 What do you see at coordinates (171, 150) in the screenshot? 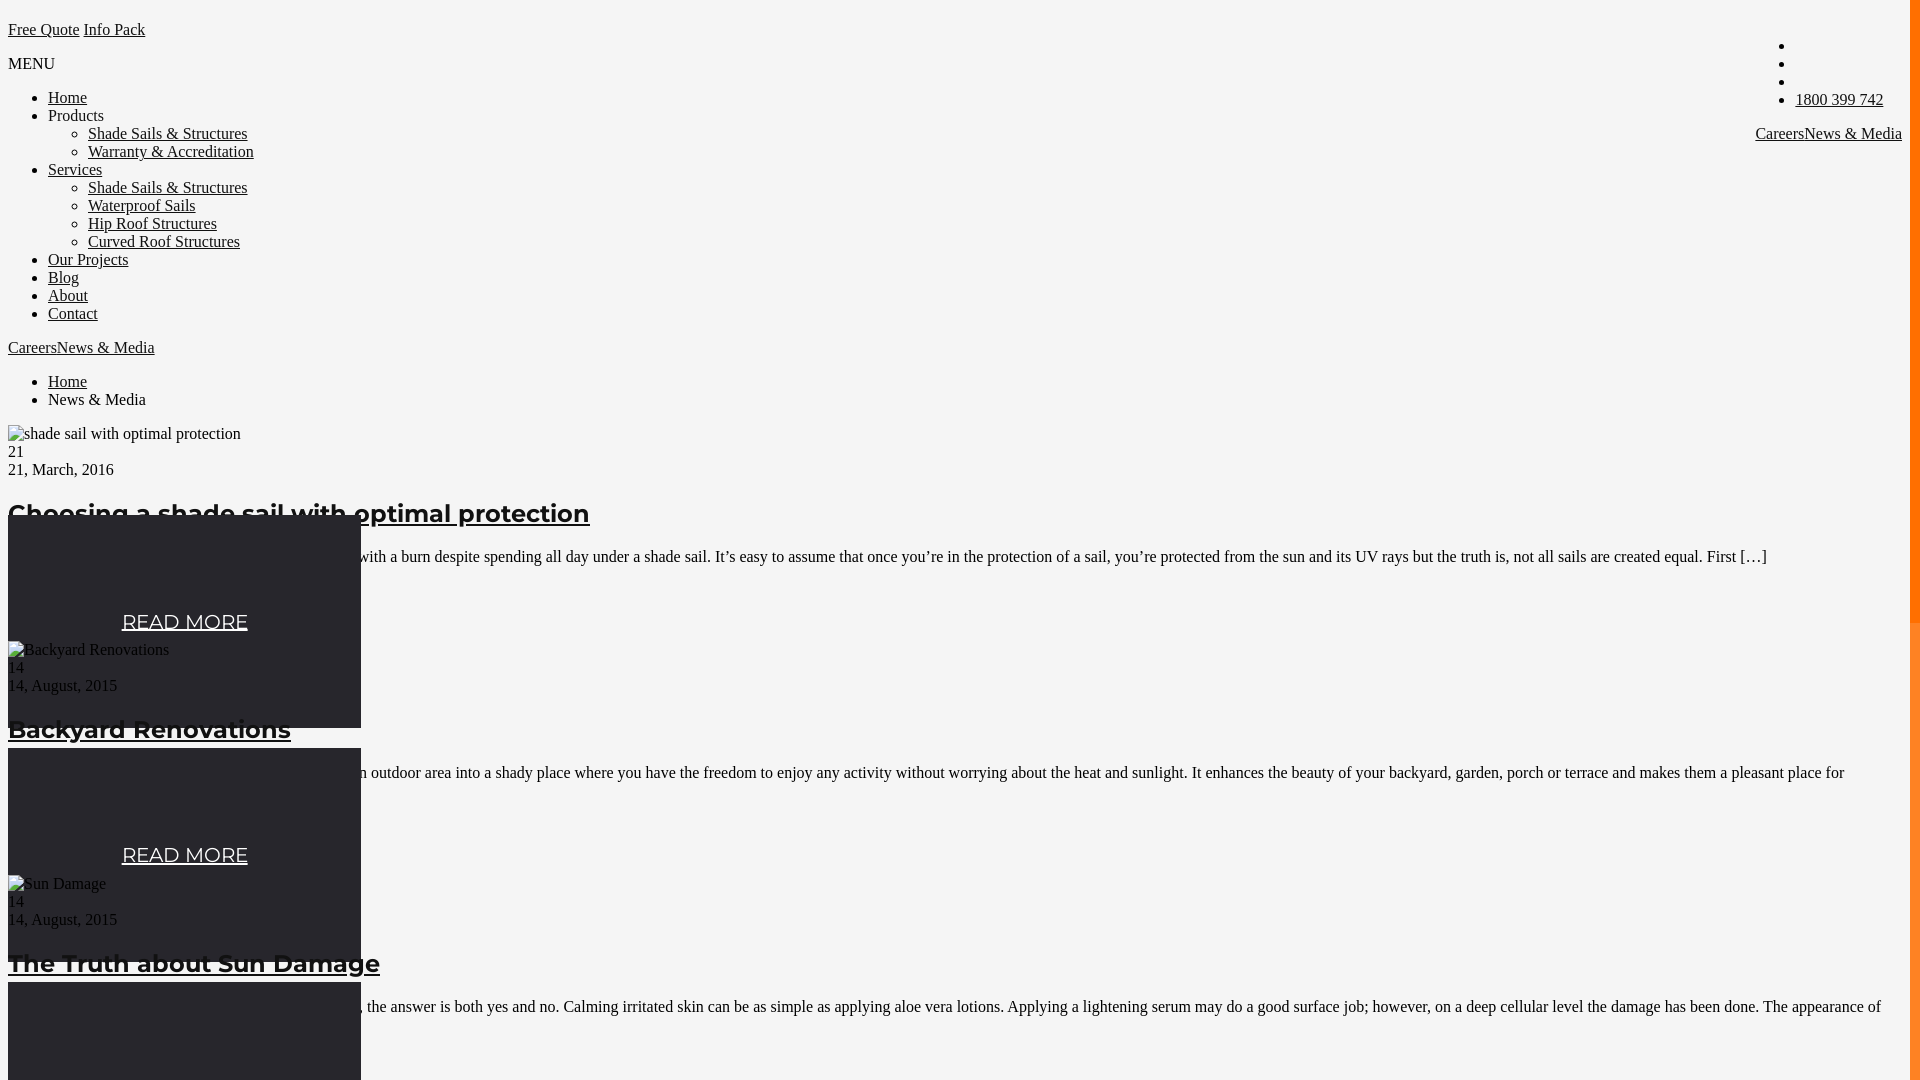
I see `'Warranty & Accreditation'` at bounding box center [171, 150].